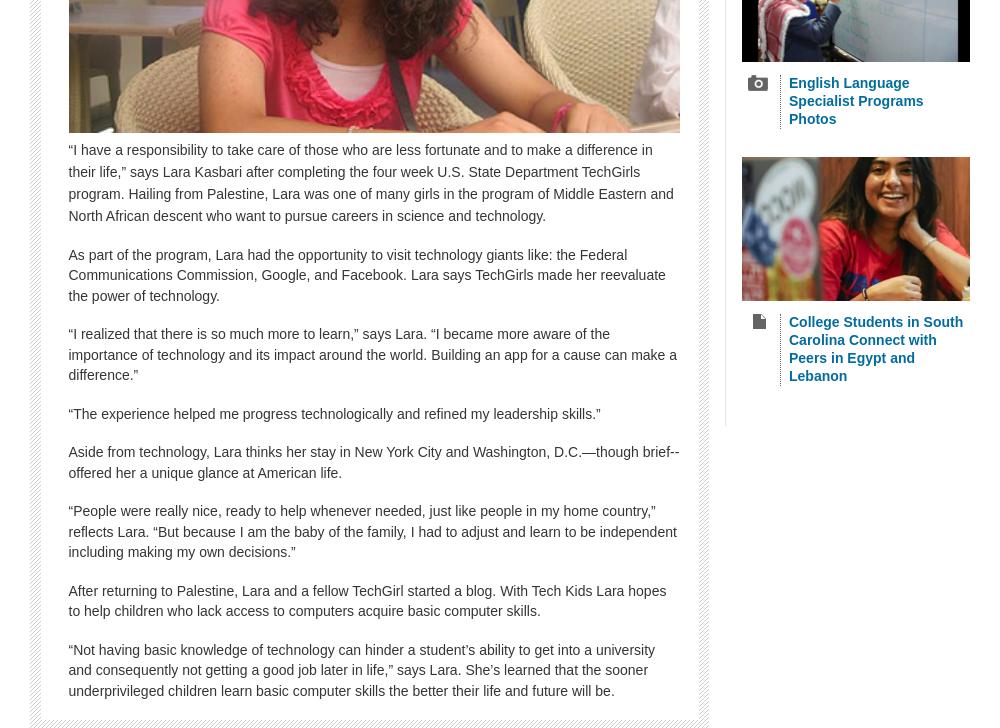  Describe the element at coordinates (371, 354) in the screenshot. I see `'“I realized that there is so much more to learn,” says Lara. “I became more aware of the importance of technology and its impact around the world. Building an app for a cause can make a difference.”'` at that location.